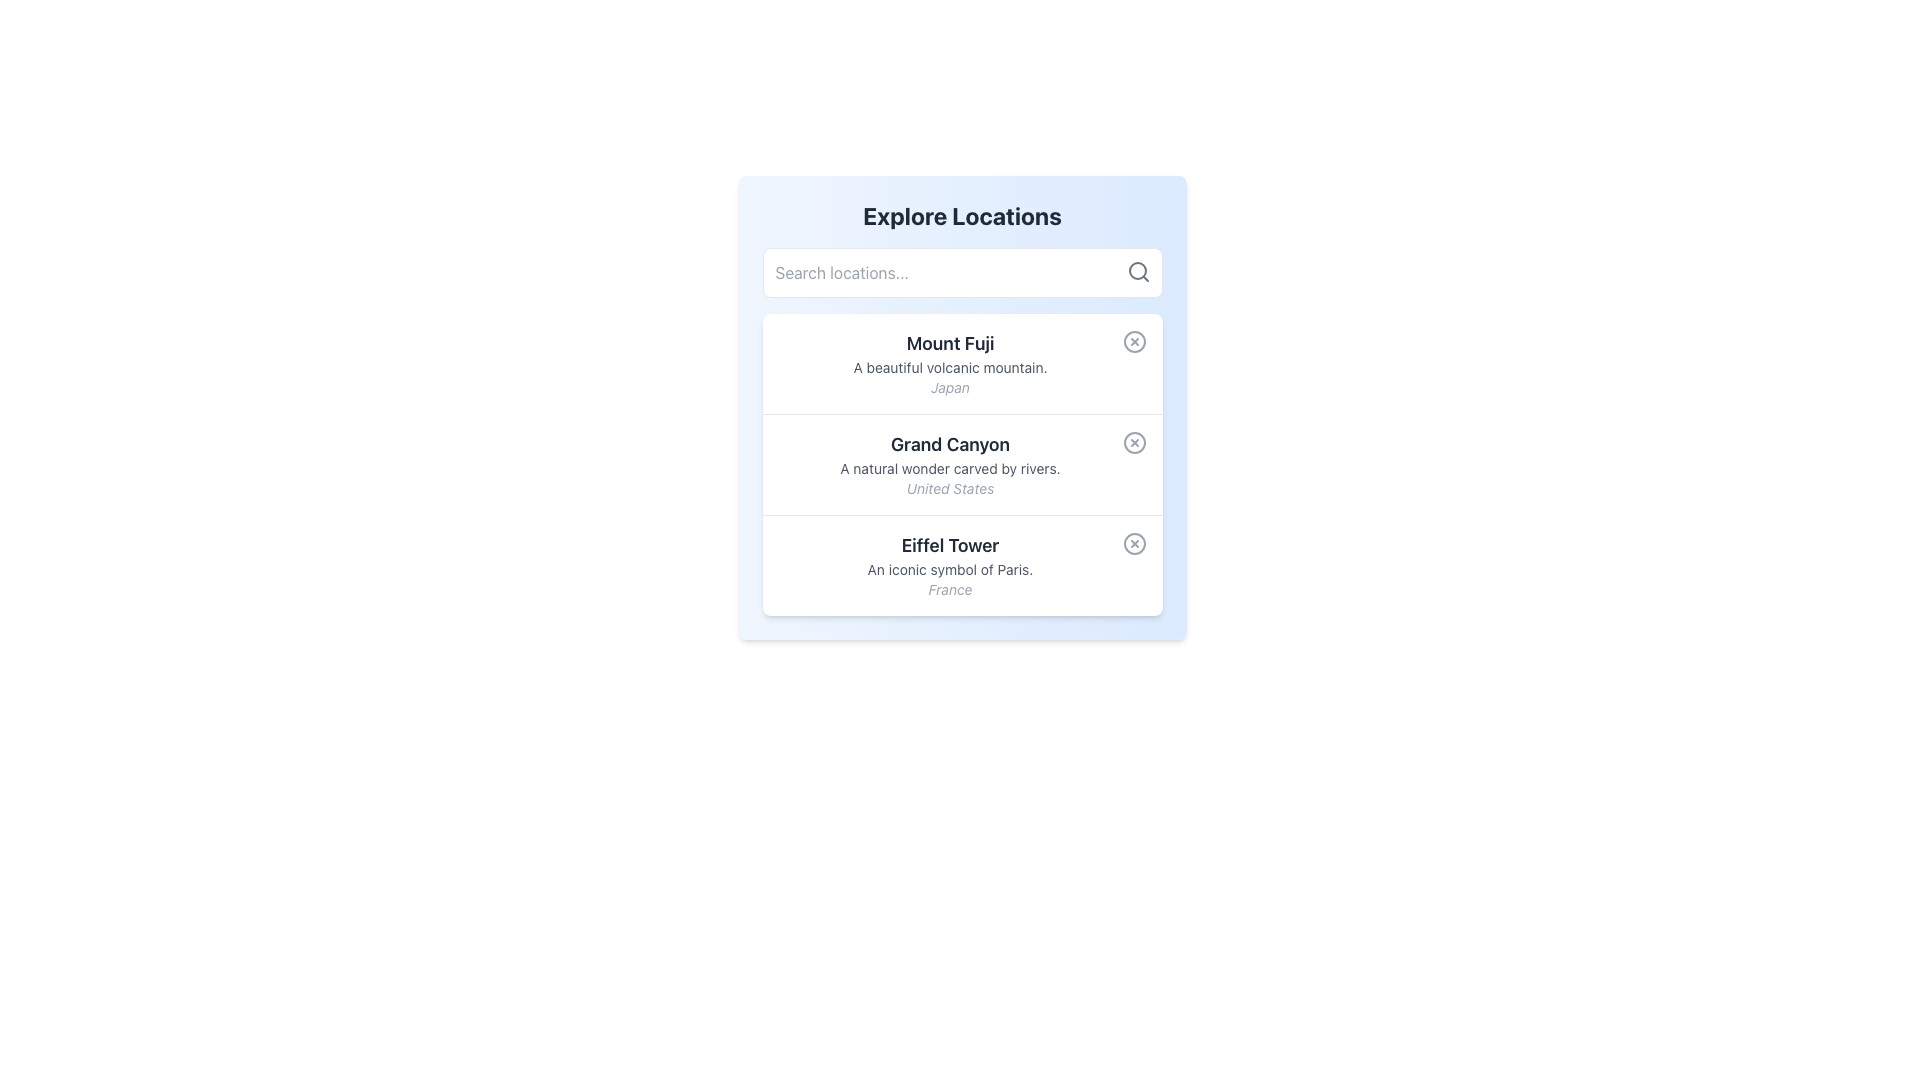 The image size is (1920, 1080). What do you see at coordinates (1138, 272) in the screenshot?
I see `the search button icon located on the right side of the search input field to initiate the search action` at bounding box center [1138, 272].